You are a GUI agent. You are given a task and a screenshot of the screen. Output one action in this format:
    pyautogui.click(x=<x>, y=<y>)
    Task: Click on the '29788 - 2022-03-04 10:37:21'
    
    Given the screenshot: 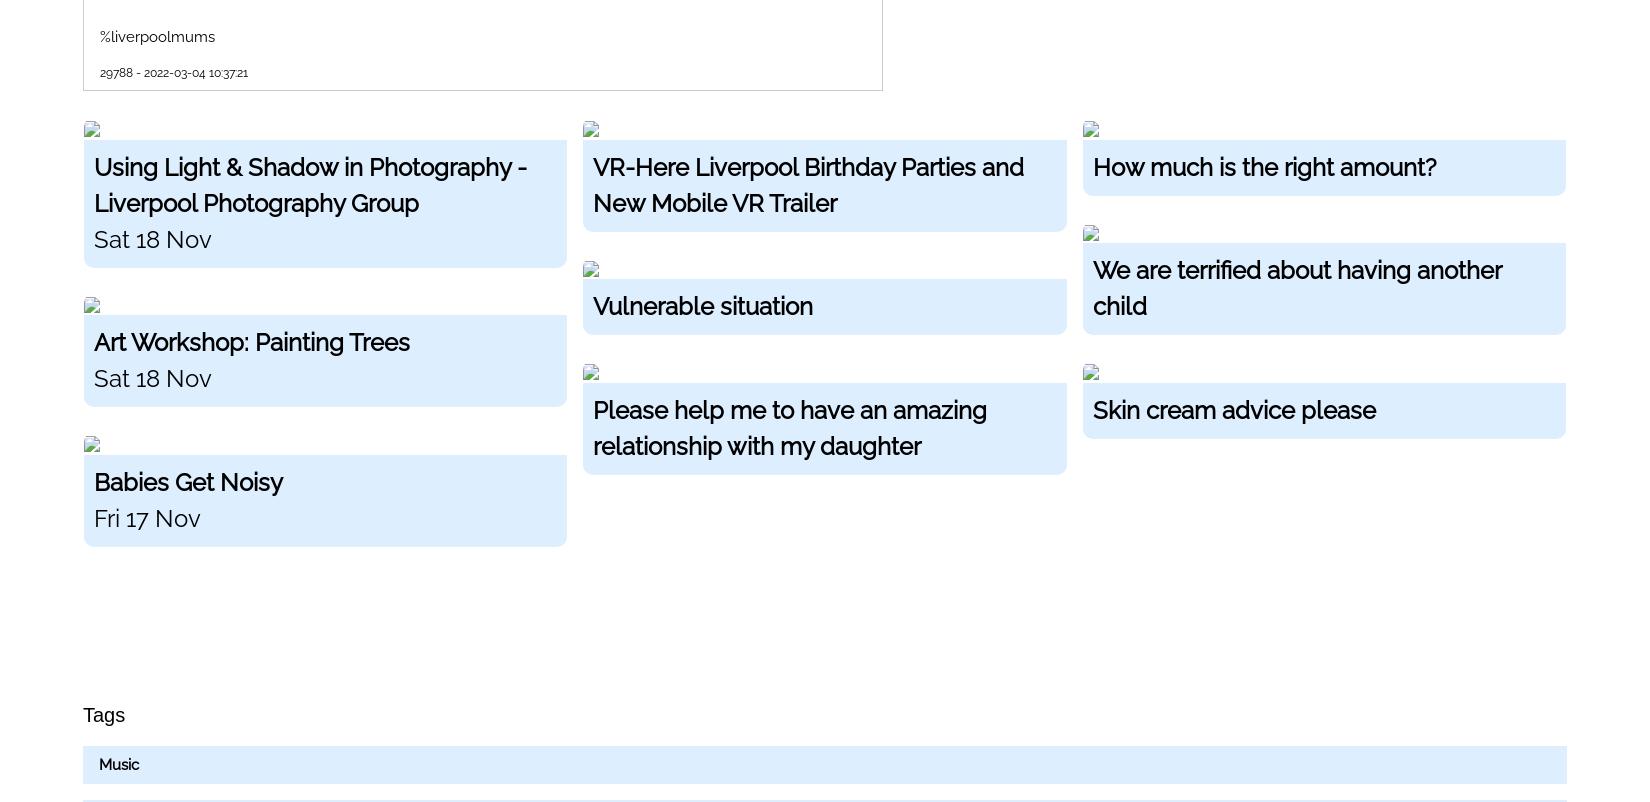 What is the action you would take?
    pyautogui.click(x=174, y=71)
    